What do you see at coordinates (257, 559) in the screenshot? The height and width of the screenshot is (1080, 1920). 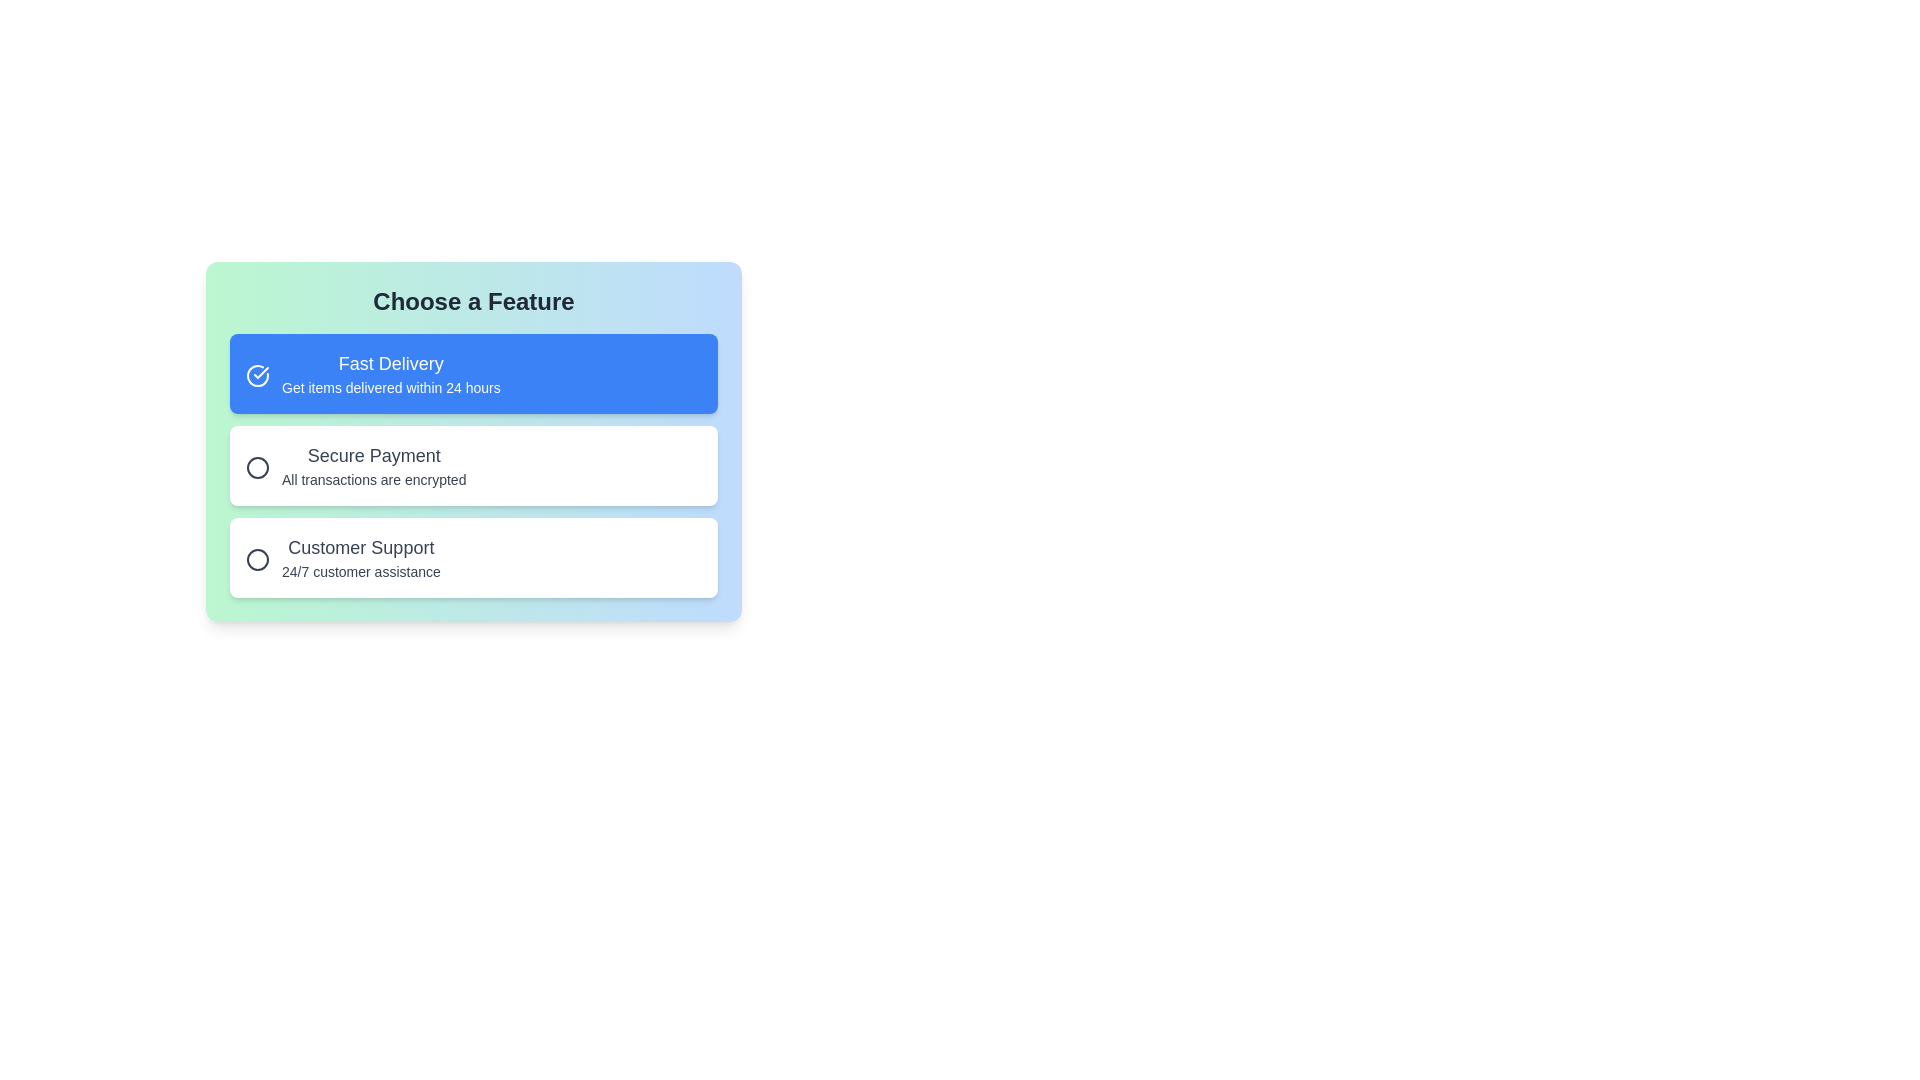 I see `the circular selector marker located before the 'Customer Support' label` at bounding box center [257, 559].